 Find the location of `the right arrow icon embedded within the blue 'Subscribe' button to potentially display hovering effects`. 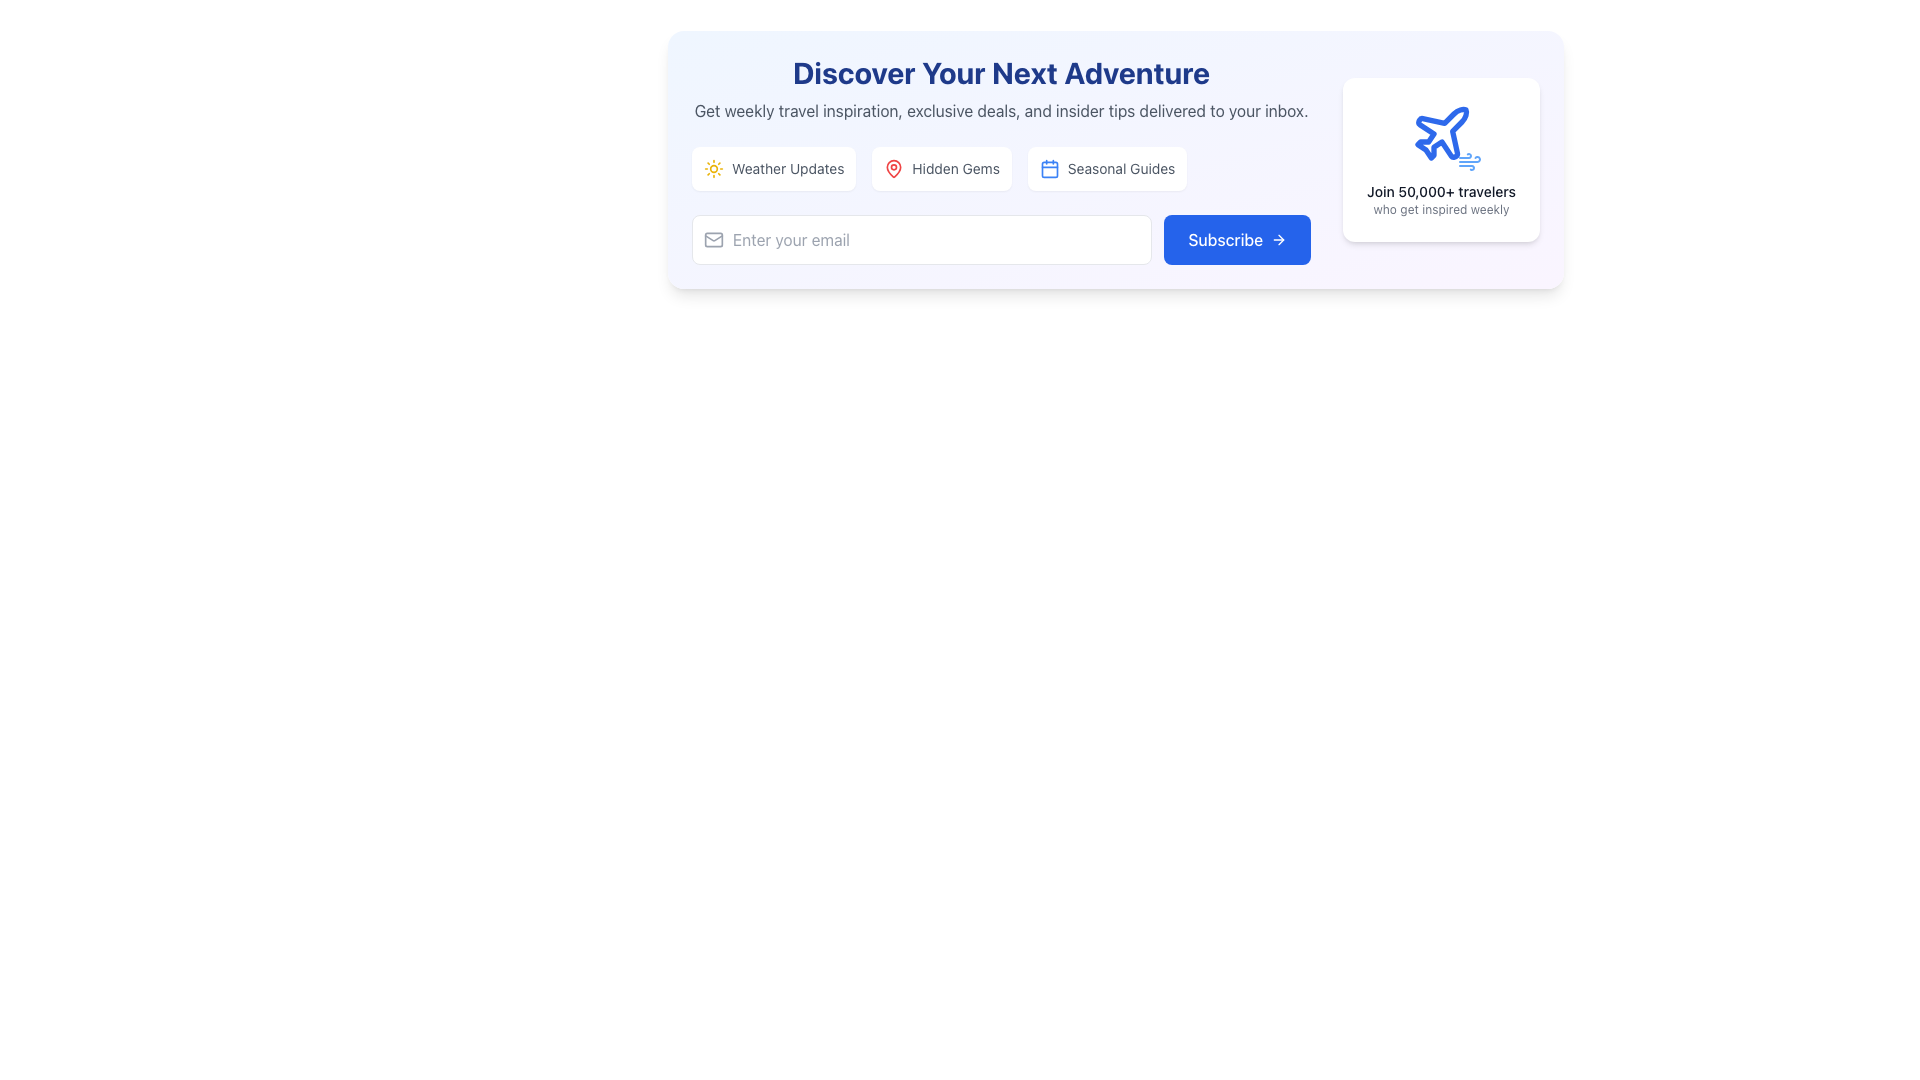

the right arrow icon embedded within the blue 'Subscribe' button to potentially display hovering effects is located at coordinates (1278, 238).